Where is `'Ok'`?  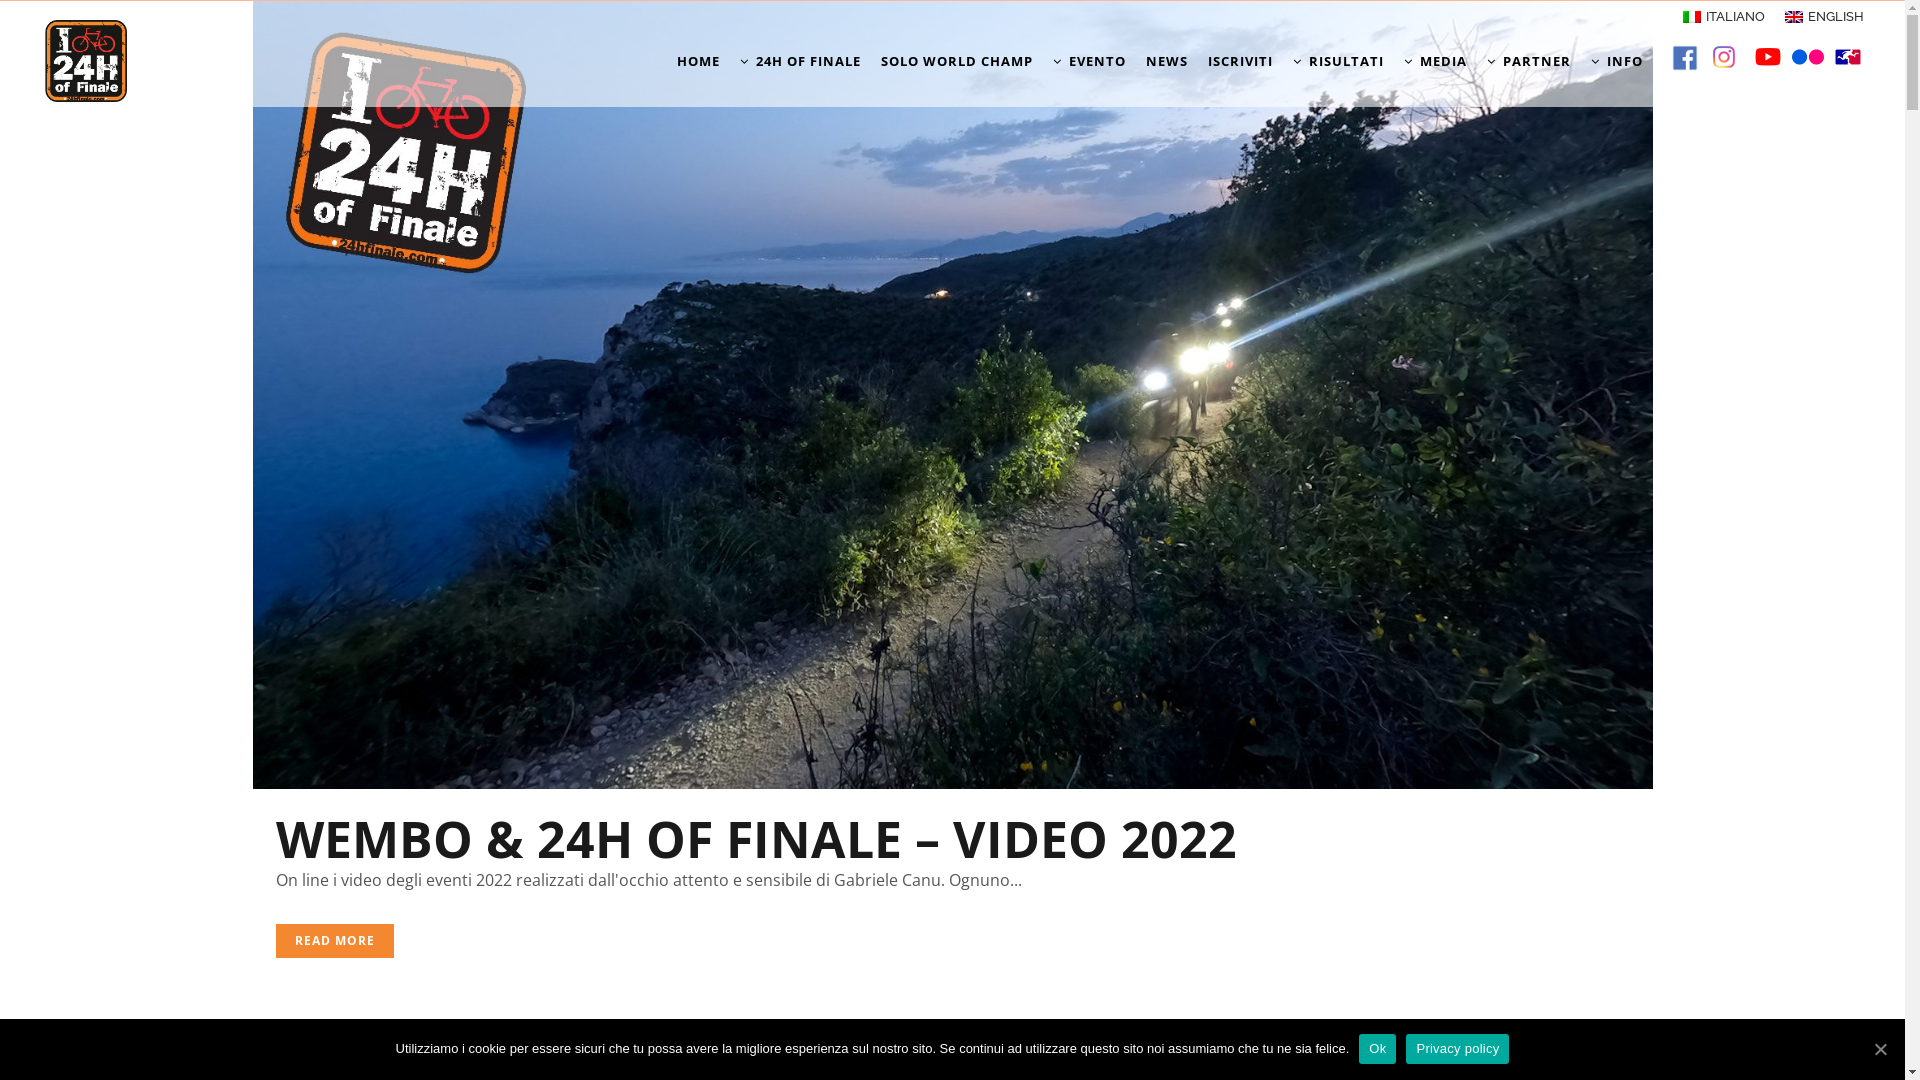 'Ok' is located at coordinates (1358, 1048).